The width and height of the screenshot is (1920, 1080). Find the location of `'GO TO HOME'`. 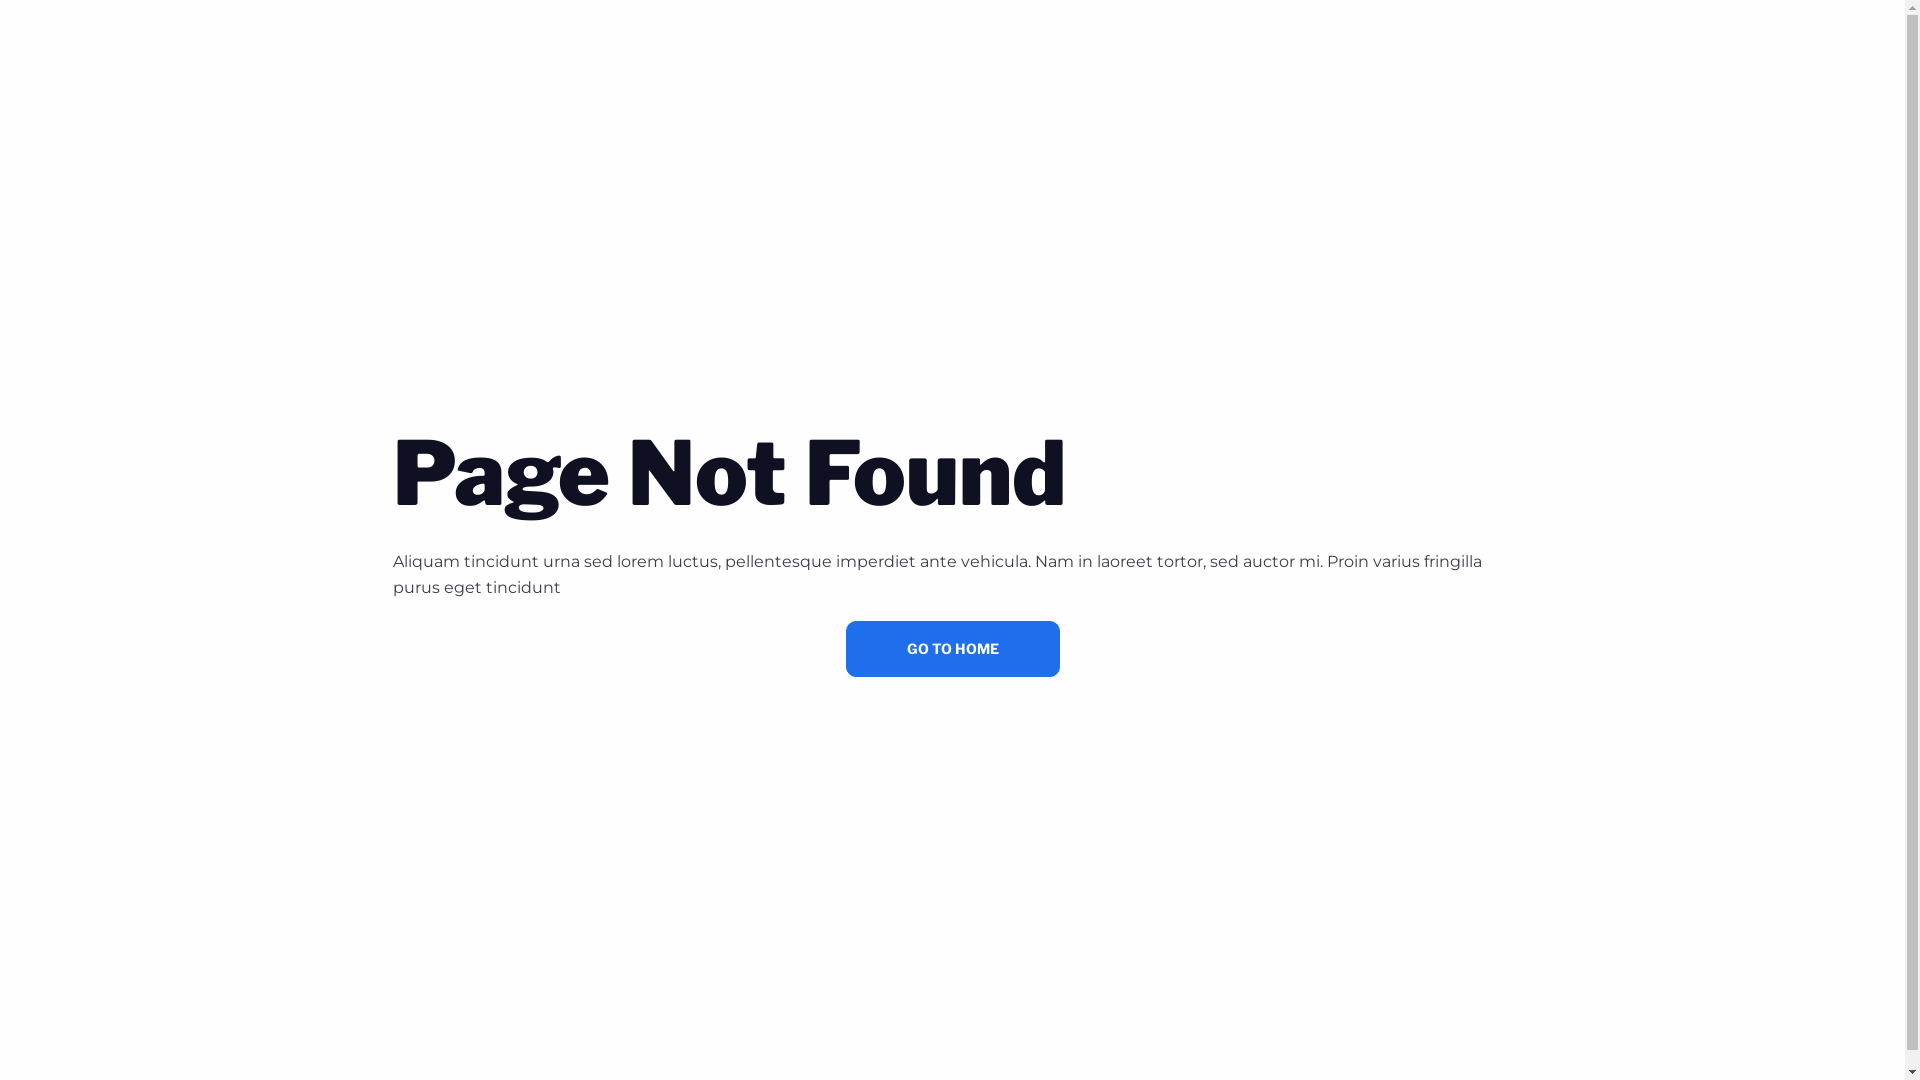

'GO TO HOME' is located at coordinates (952, 648).